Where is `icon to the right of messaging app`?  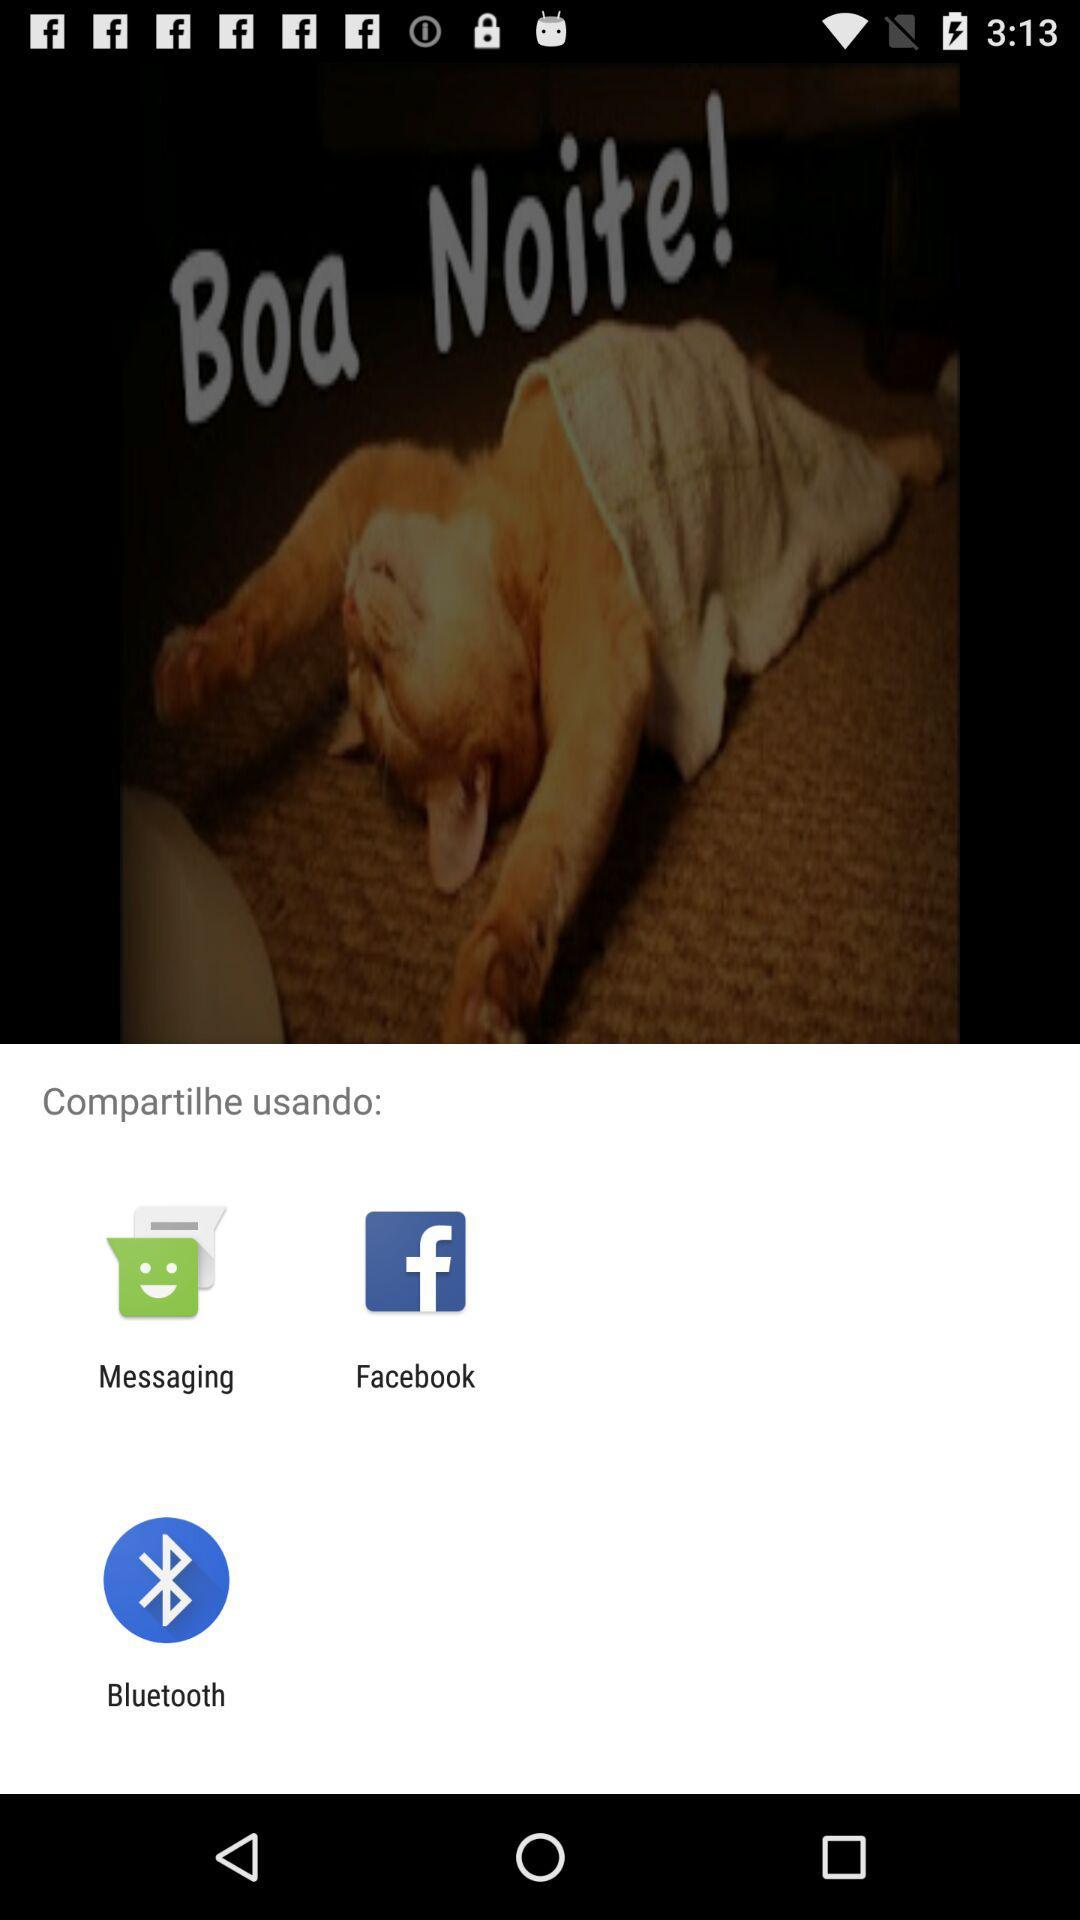 icon to the right of messaging app is located at coordinates (414, 1392).